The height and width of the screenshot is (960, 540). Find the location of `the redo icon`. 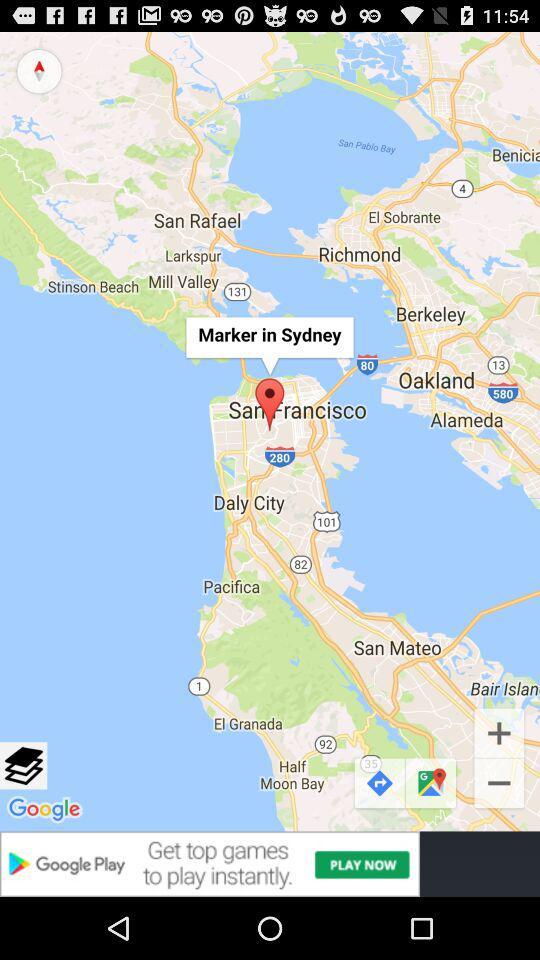

the redo icon is located at coordinates (378, 839).